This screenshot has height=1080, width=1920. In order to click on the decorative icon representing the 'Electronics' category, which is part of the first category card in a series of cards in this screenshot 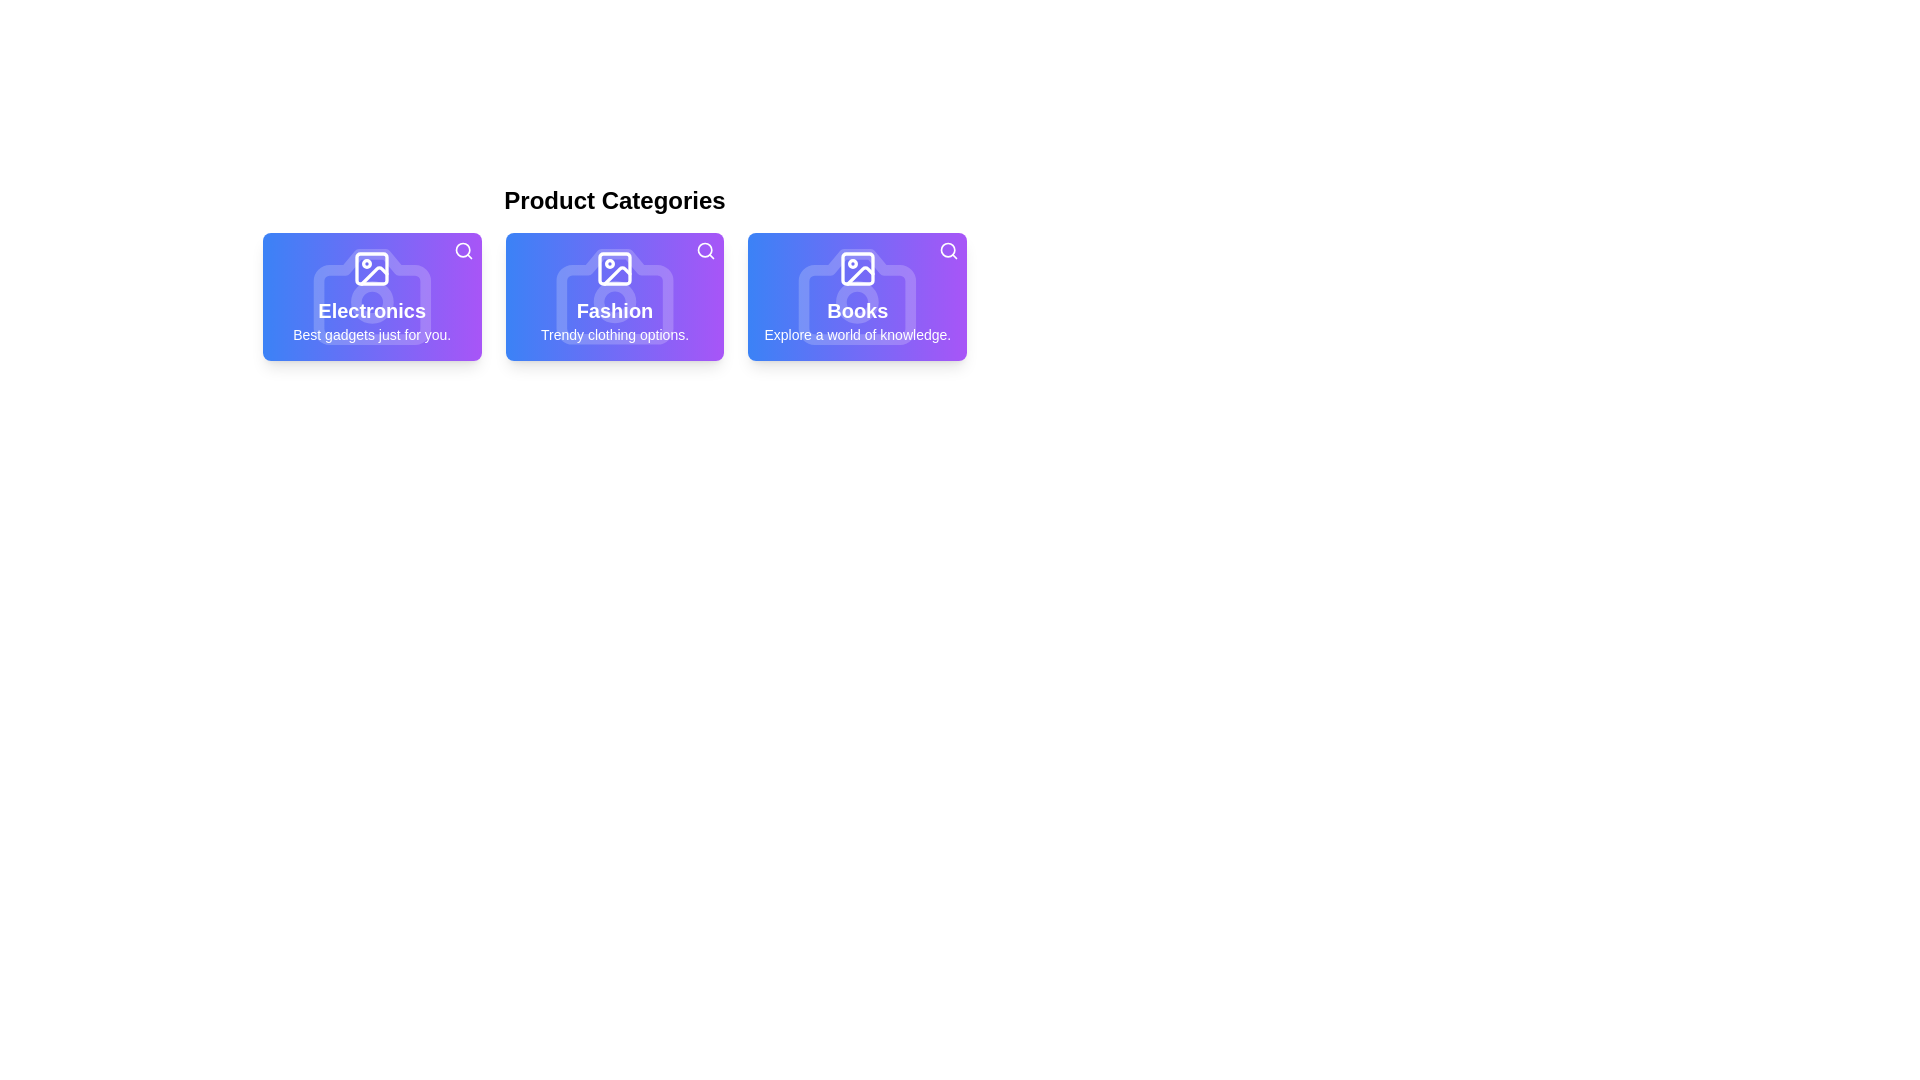, I will do `click(372, 297)`.